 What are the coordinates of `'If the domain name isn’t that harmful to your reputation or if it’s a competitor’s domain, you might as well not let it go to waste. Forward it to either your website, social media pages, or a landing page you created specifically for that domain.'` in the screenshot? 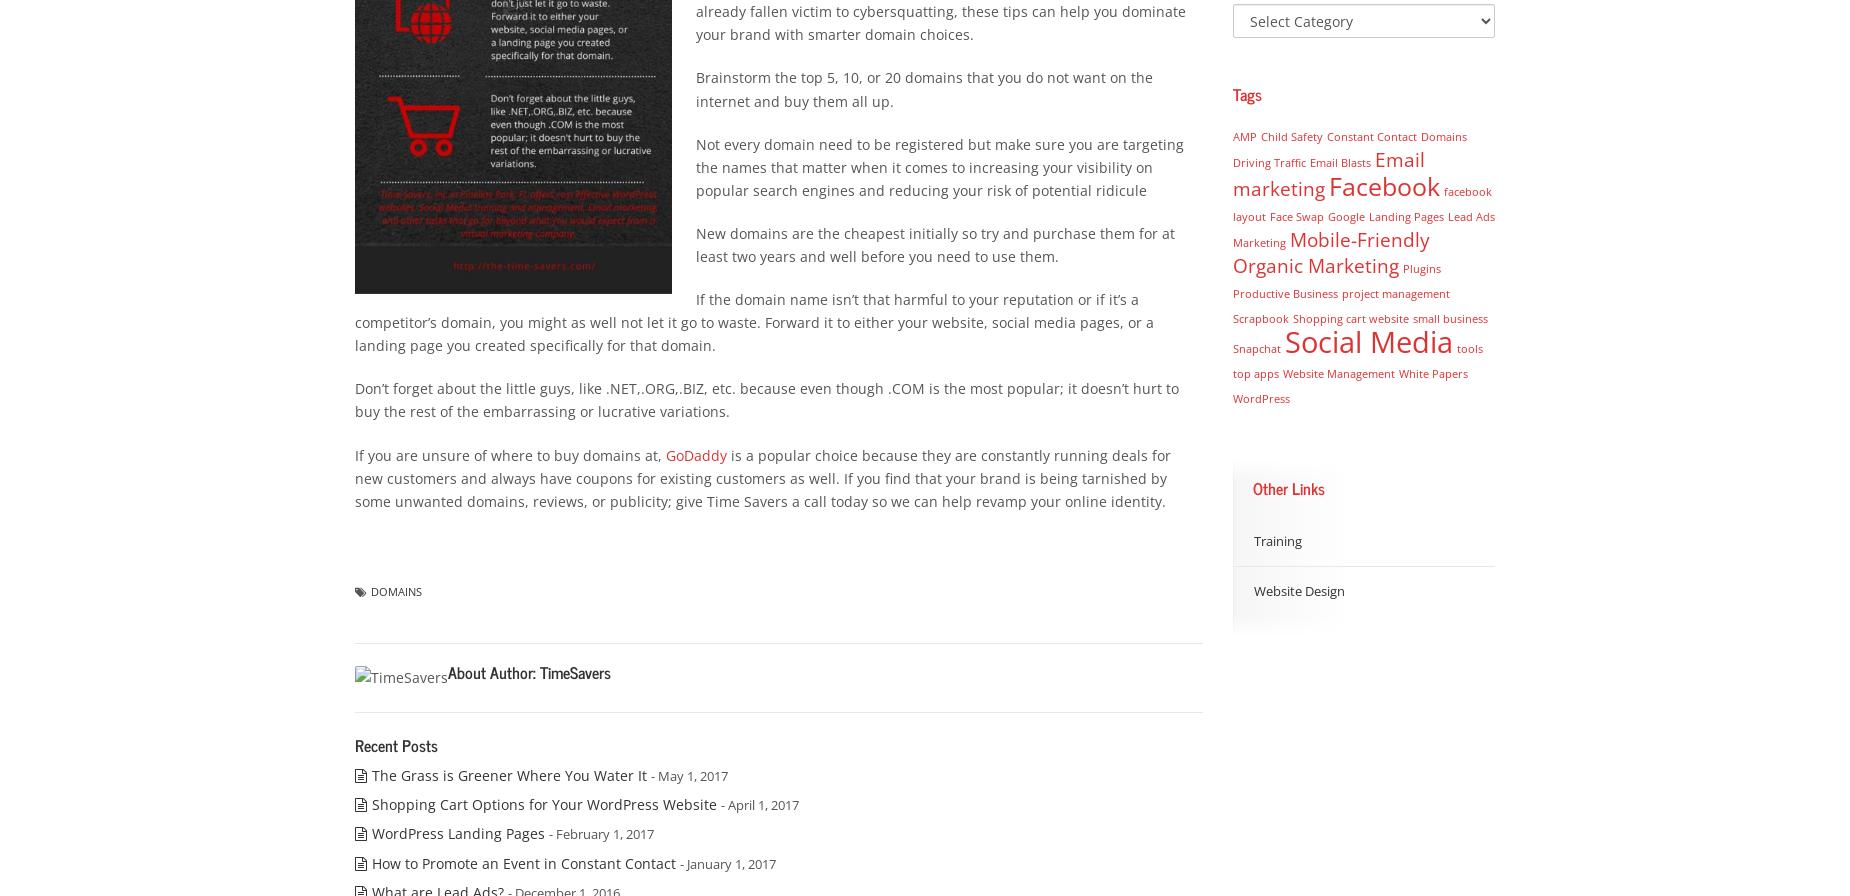 It's located at (754, 322).